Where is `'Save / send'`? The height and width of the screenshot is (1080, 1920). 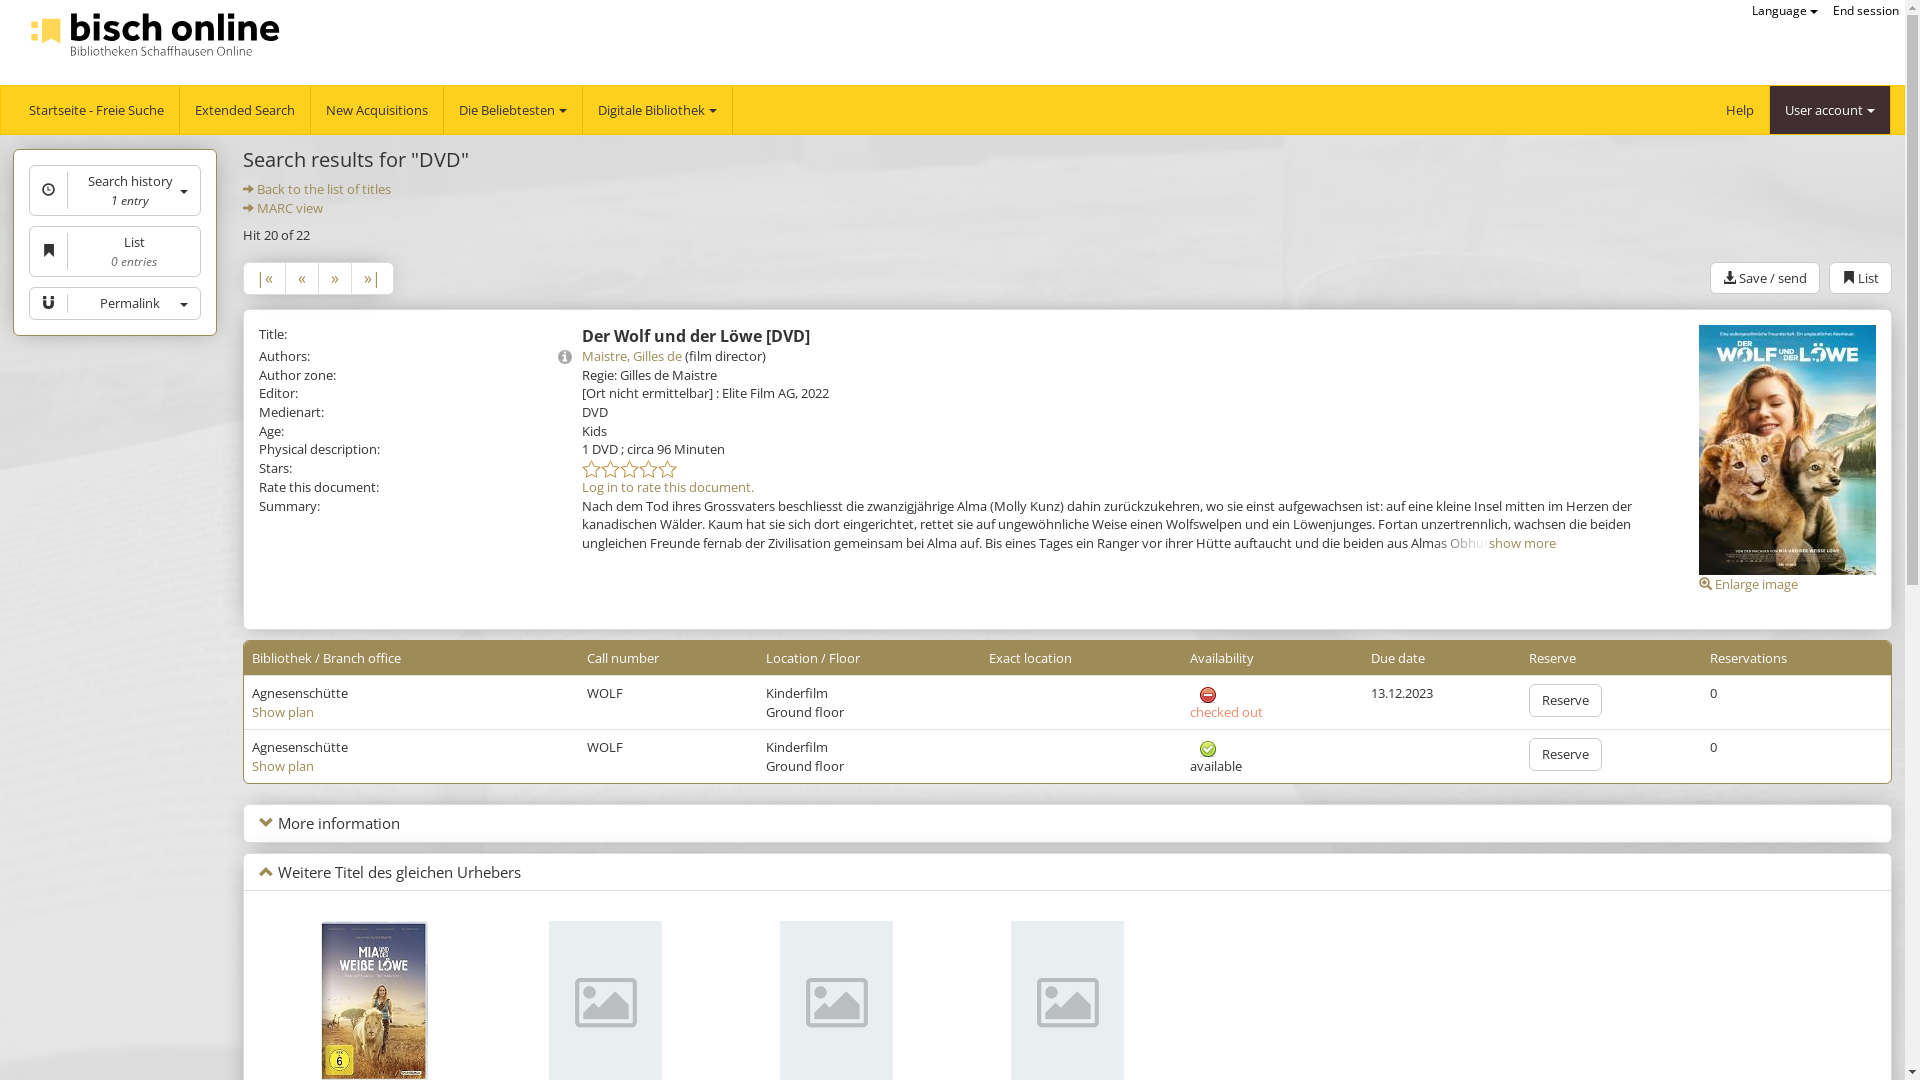
'Save / send' is located at coordinates (1765, 278).